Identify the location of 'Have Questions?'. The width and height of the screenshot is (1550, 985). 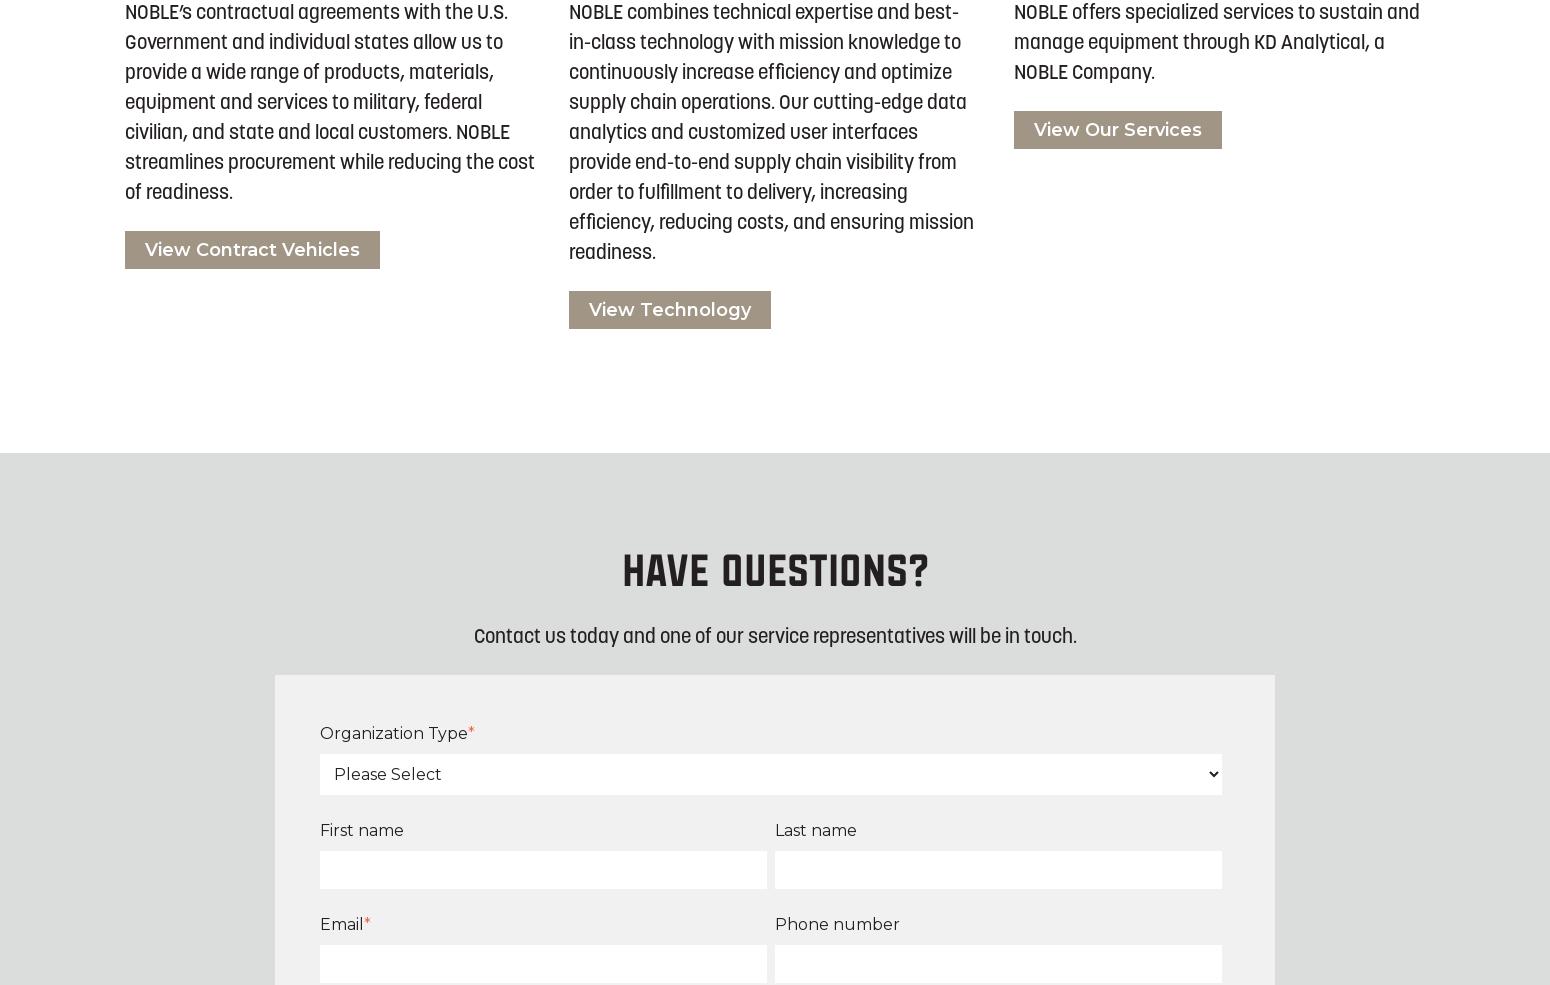
(774, 572).